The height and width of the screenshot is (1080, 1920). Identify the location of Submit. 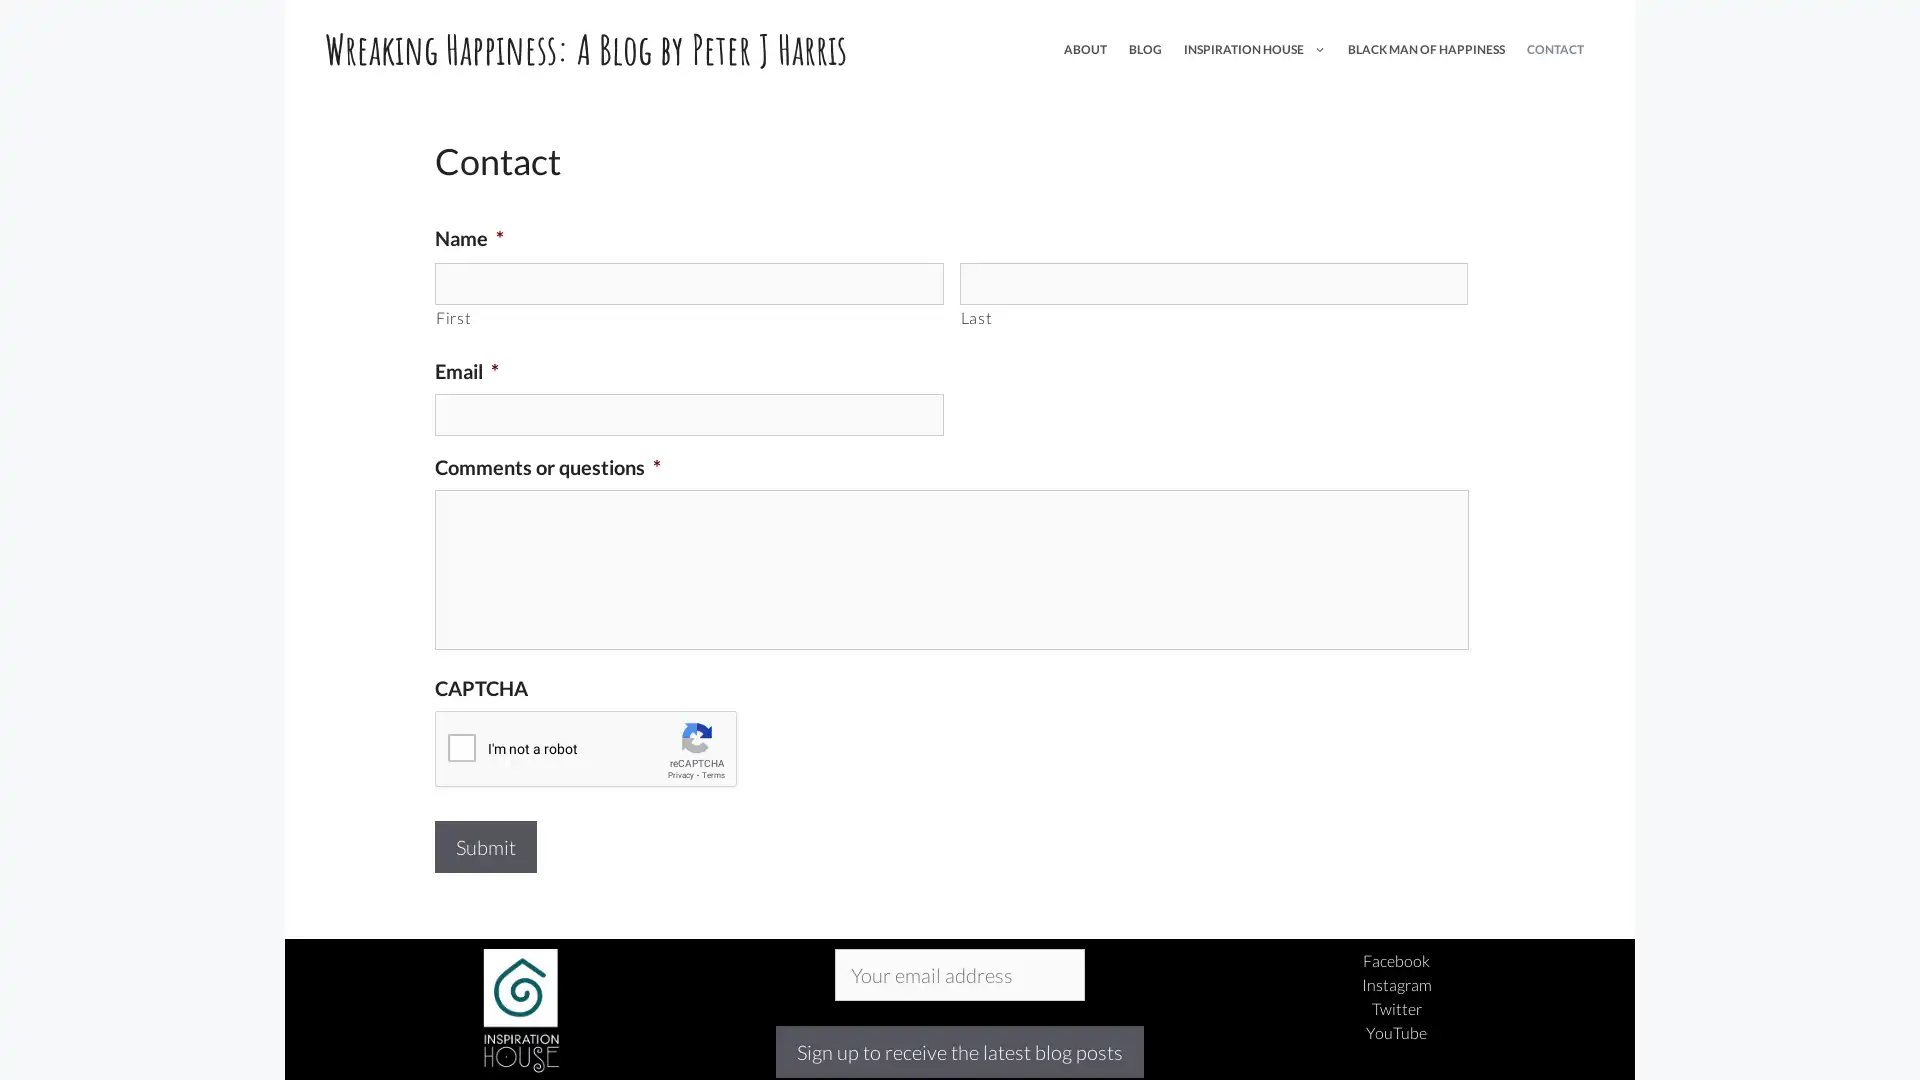
(485, 845).